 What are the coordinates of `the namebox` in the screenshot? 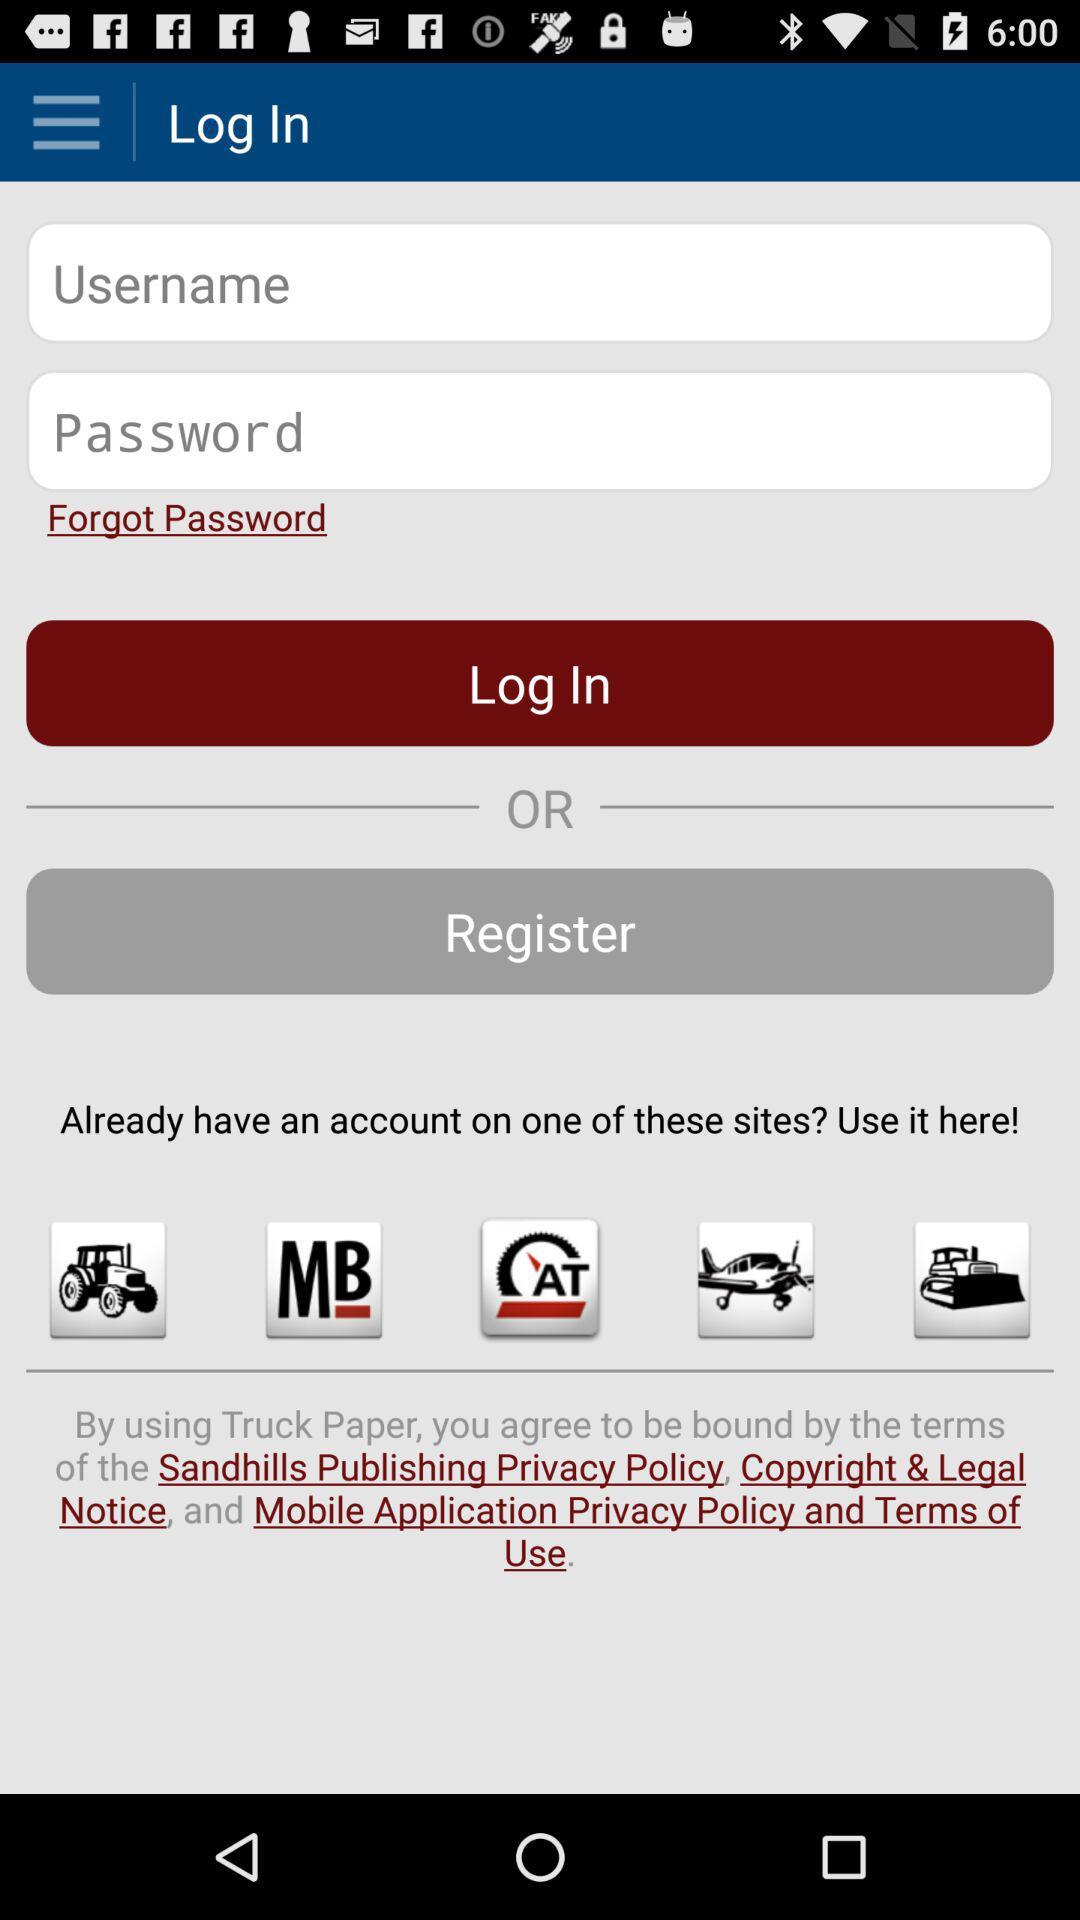 It's located at (540, 281).